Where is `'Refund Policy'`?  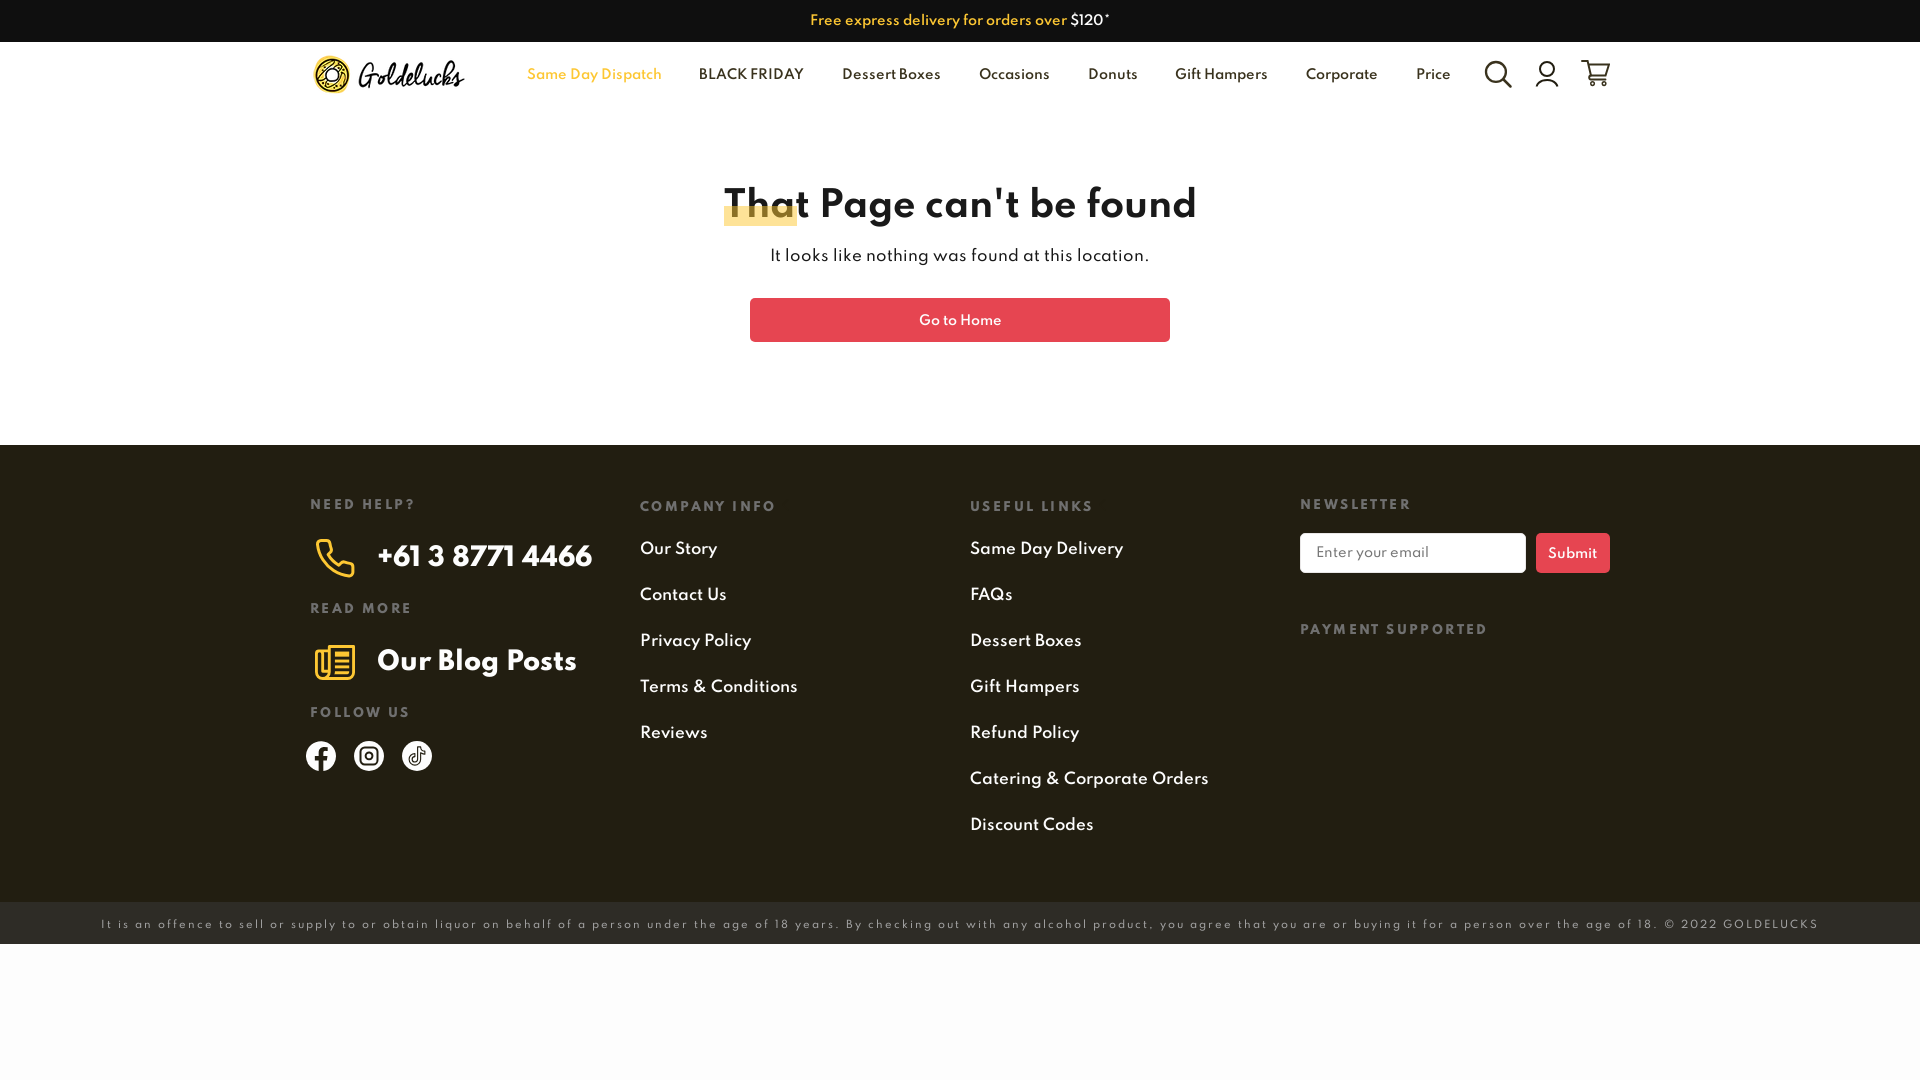 'Refund Policy' is located at coordinates (1024, 732).